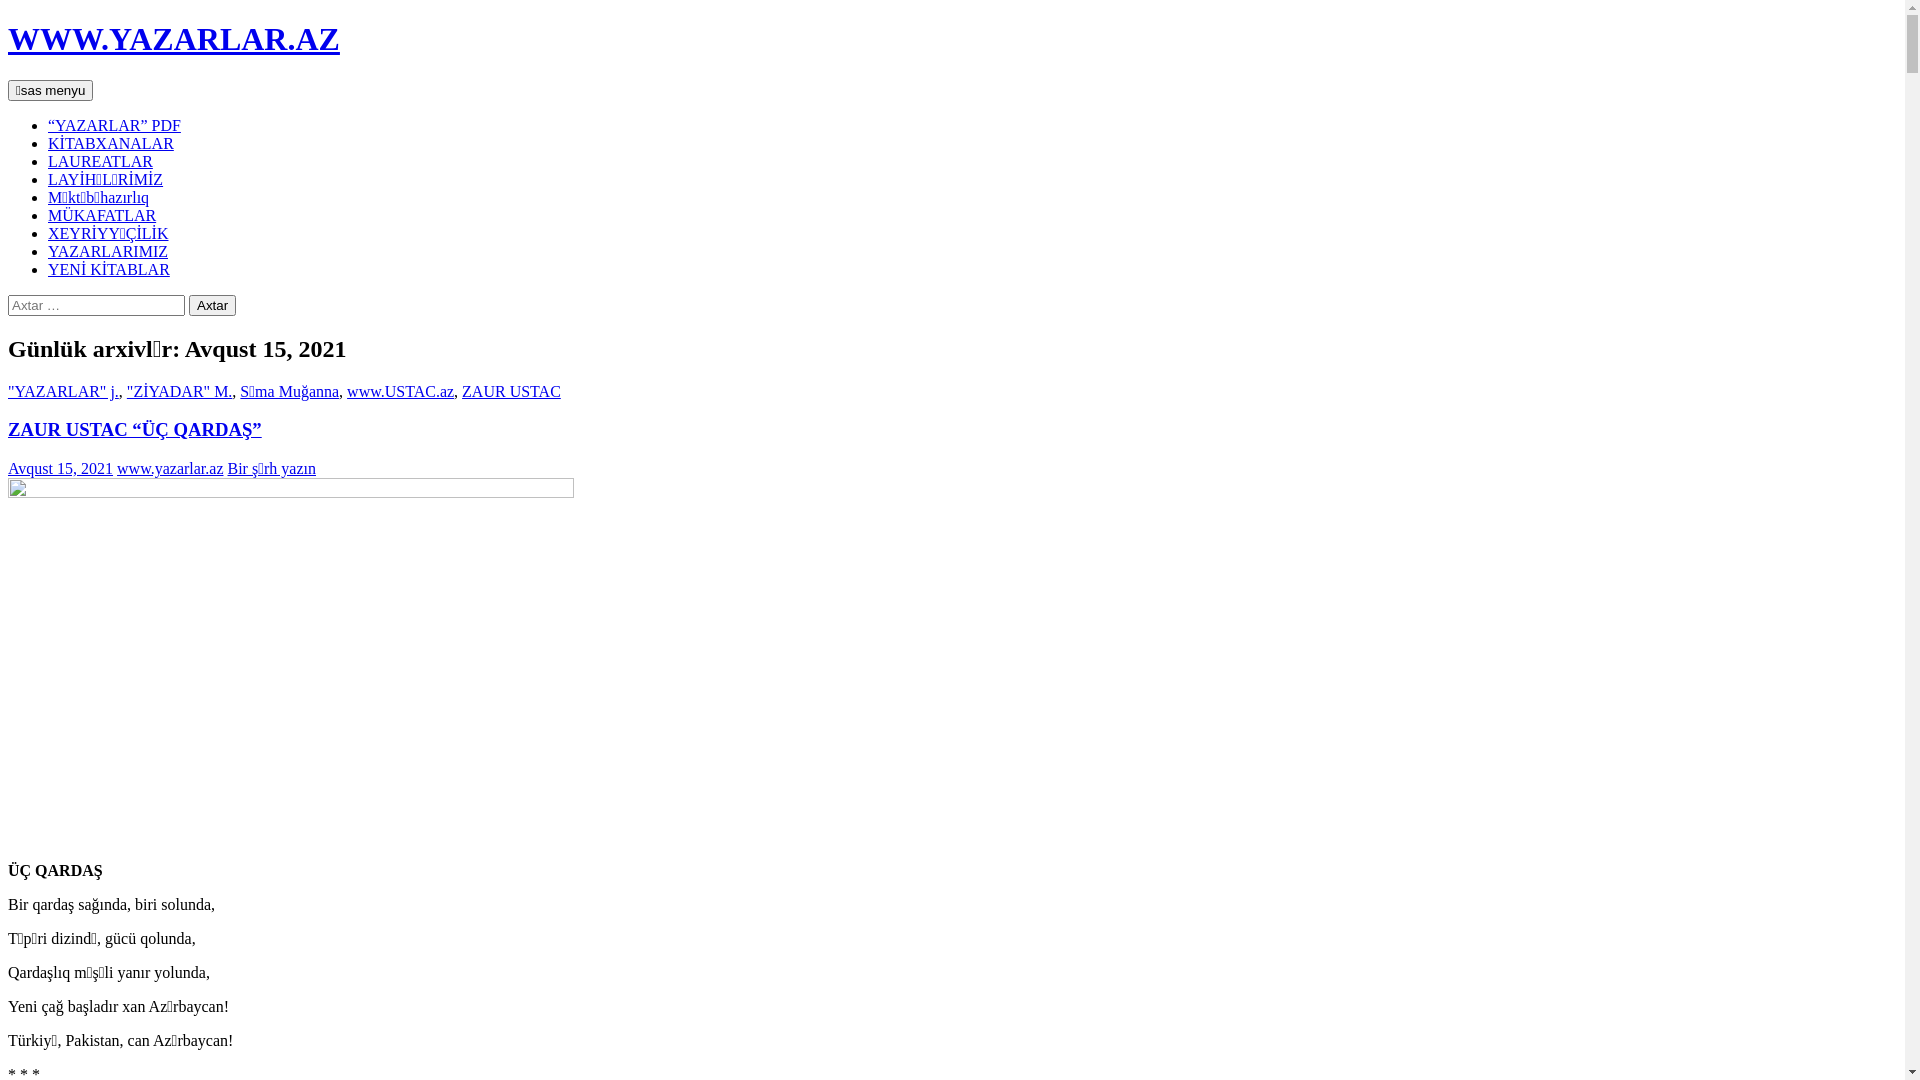 The image size is (1920, 1080). What do you see at coordinates (173, 38) in the screenshot?
I see `'WWW.YAZARLAR.AZ'` at bounding box center [173, 38].